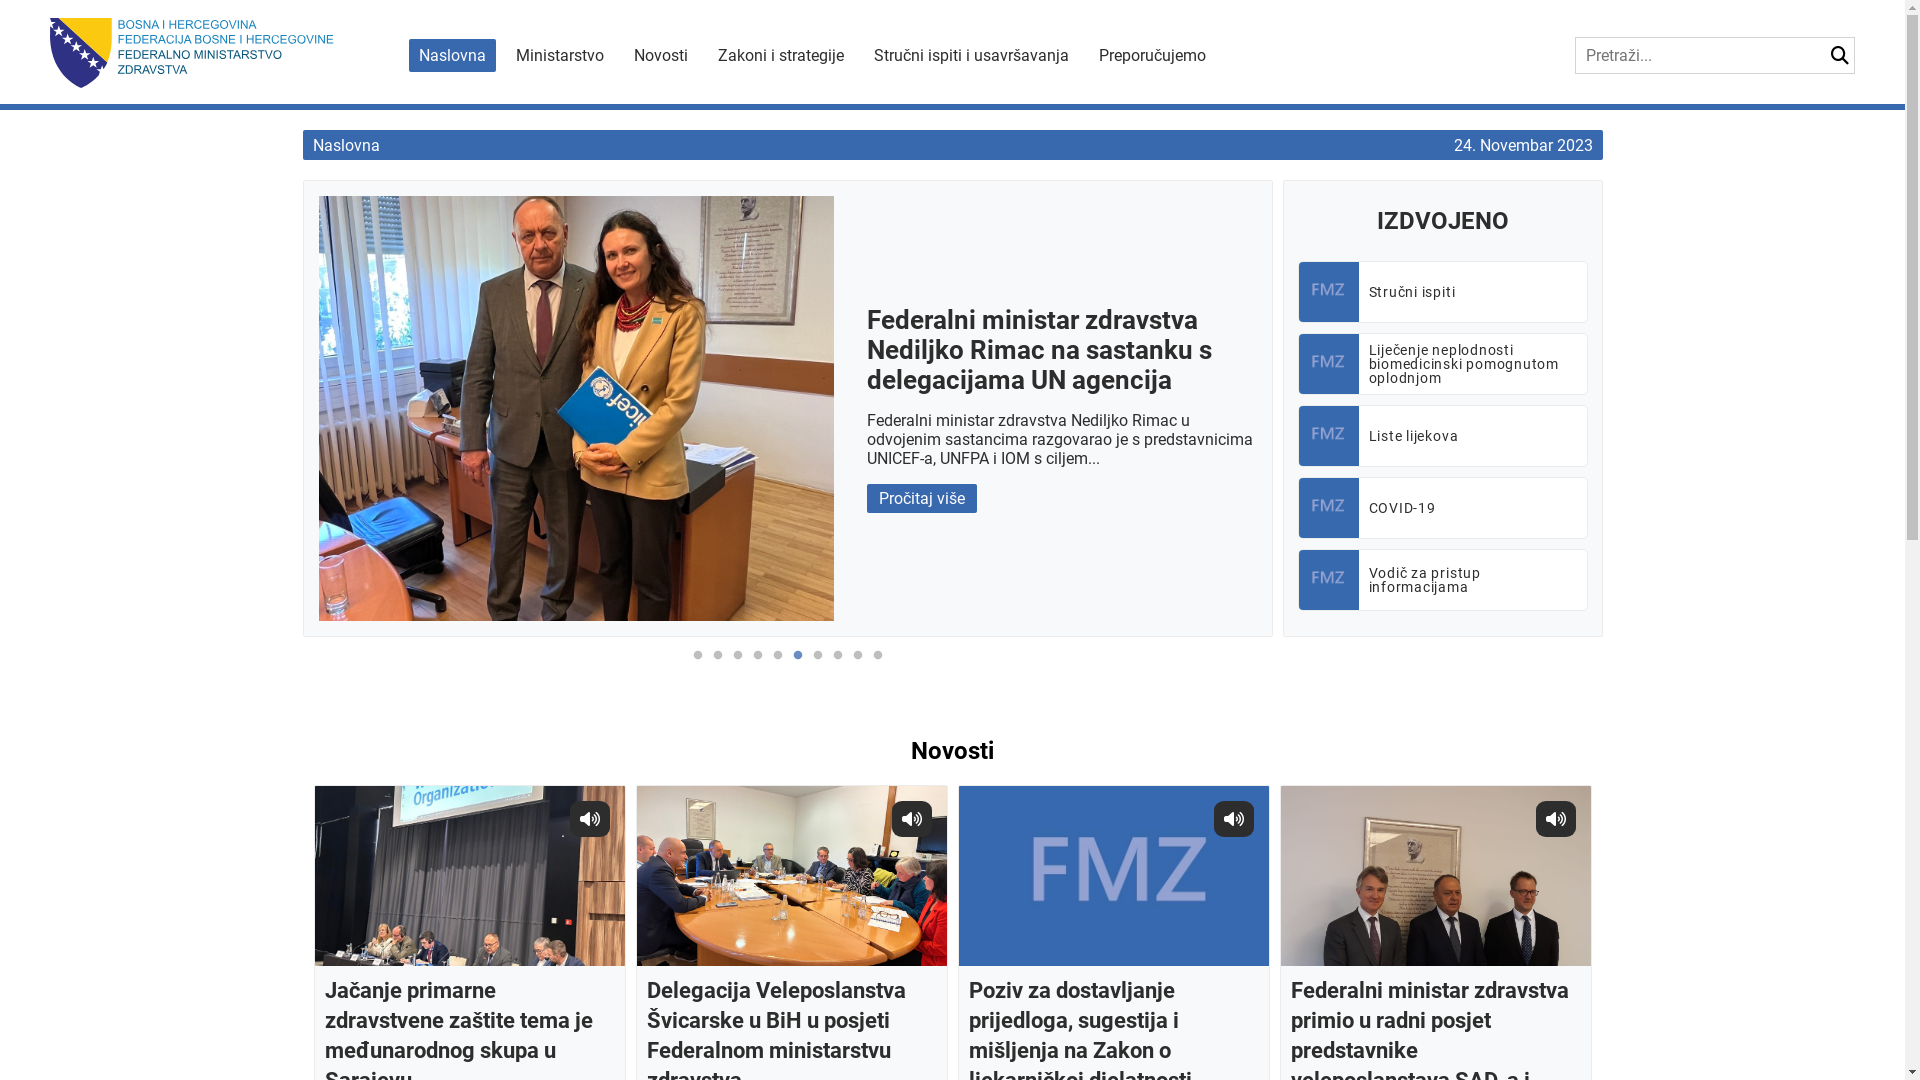 The width and height of the screenshot is (1920, 1080). What do you see at coordinates (776, 666) in the screenshot?
I see `'5'` at bounding box center [776, 666].